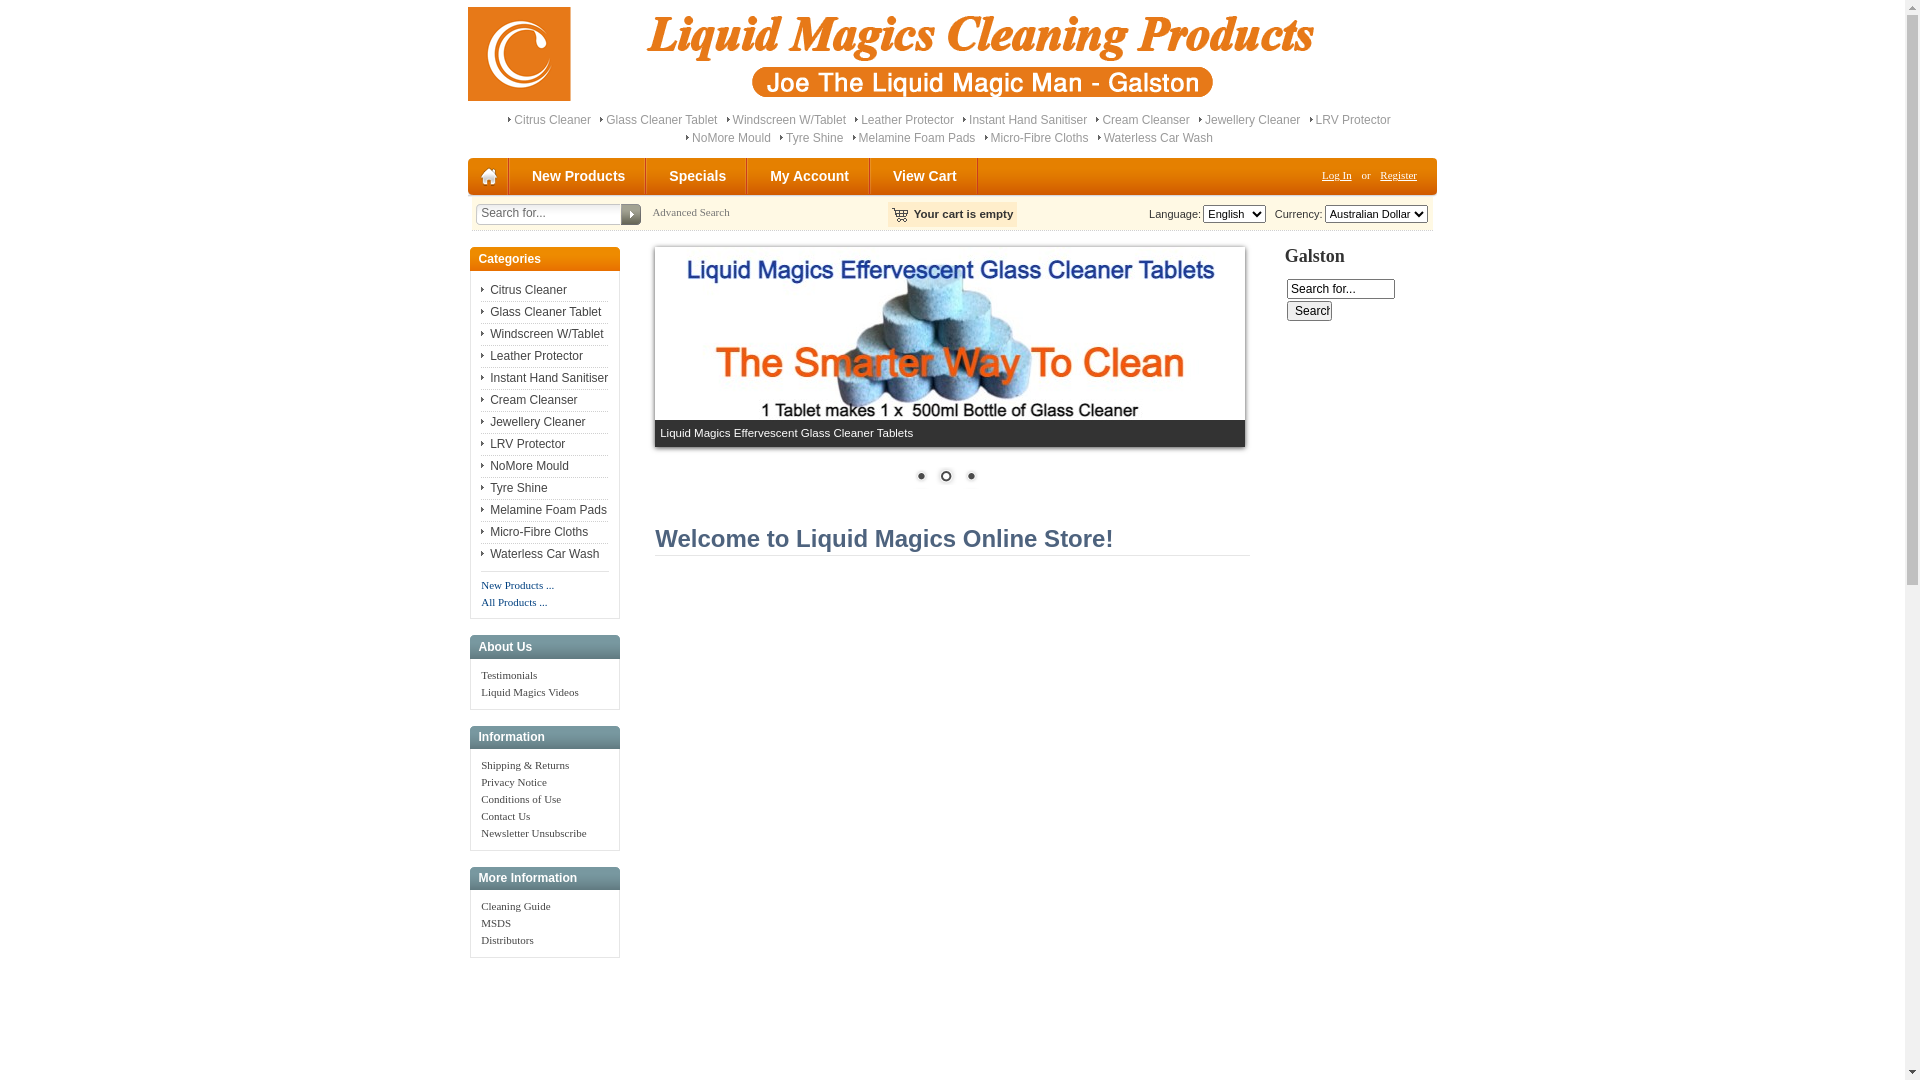  Describe the element at coordinates (1310, 119) in the screenshot. I see `'LRV Protector'` at that location.